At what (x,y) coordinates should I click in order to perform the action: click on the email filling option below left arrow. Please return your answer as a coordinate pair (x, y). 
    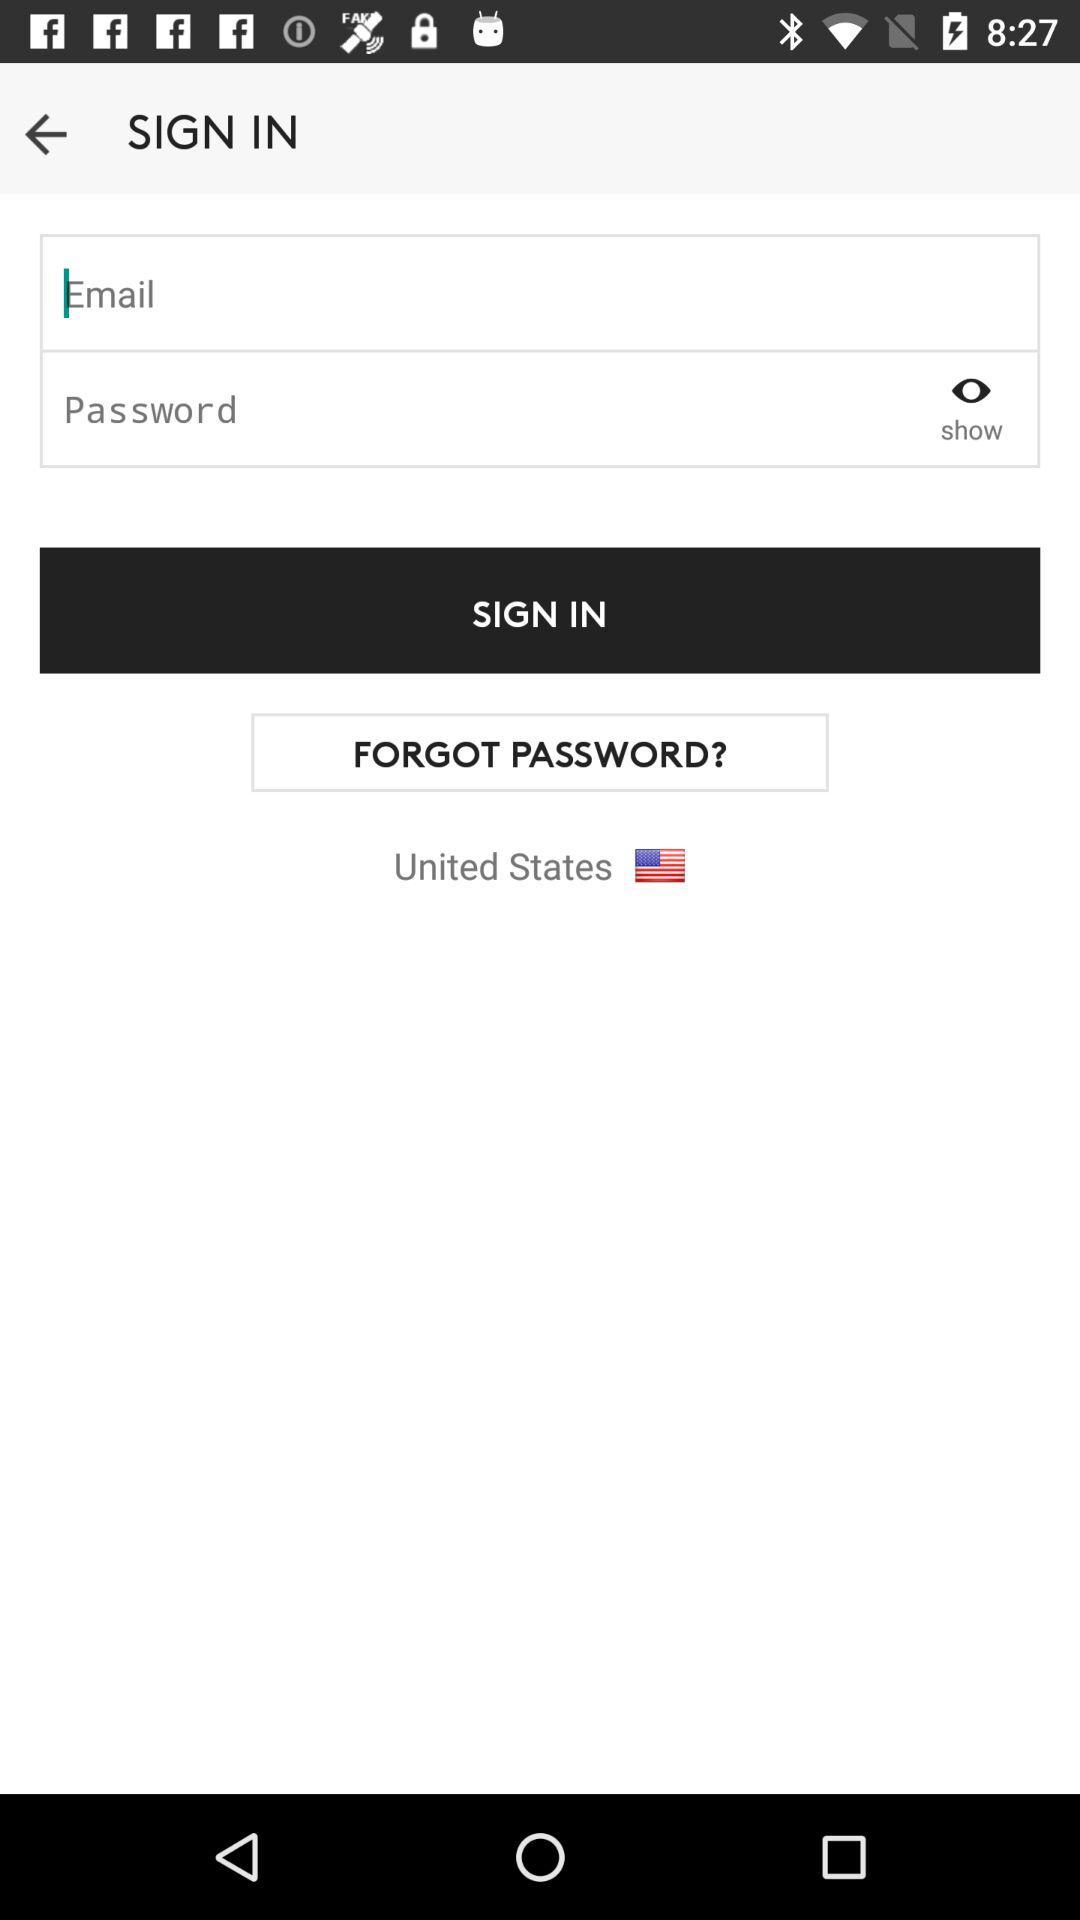
    Looking at the image, I should click on (540, 292).